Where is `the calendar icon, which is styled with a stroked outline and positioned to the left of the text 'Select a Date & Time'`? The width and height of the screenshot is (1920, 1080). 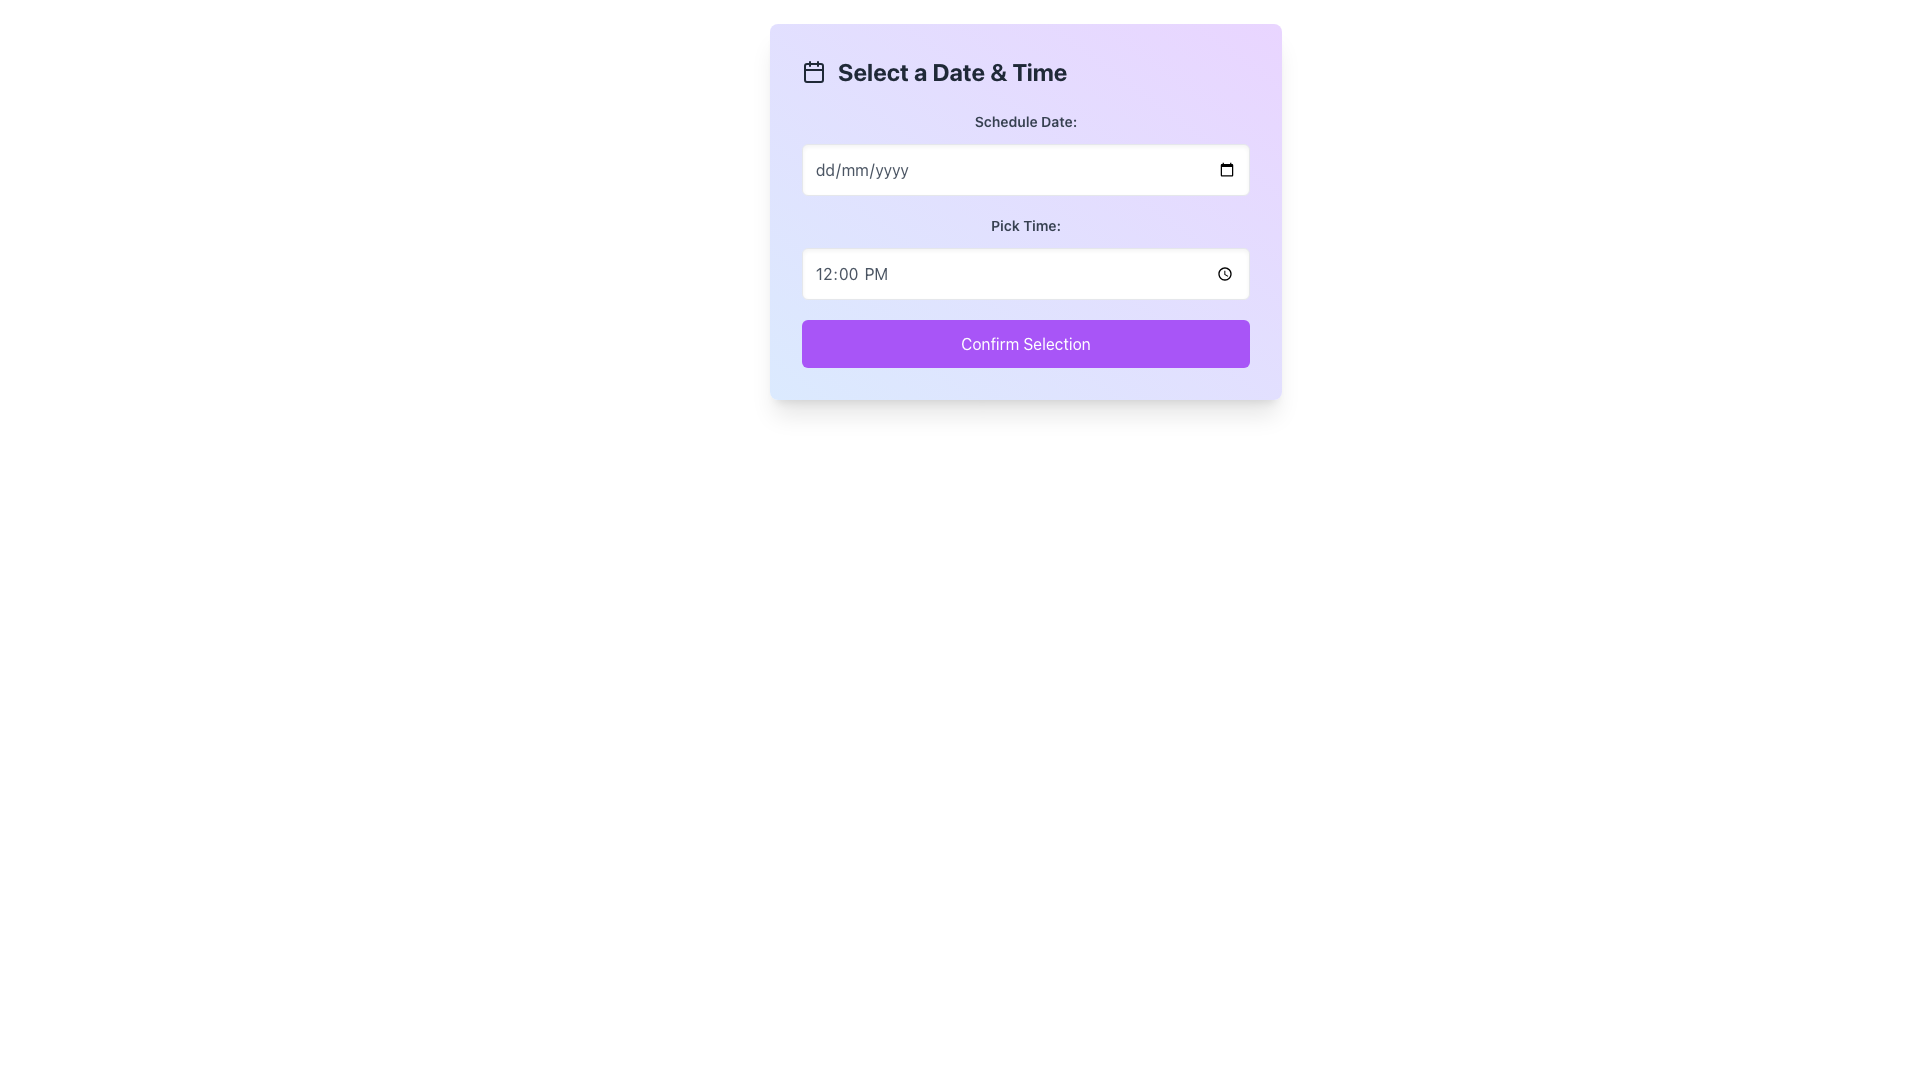
the calendar icon, which is styled with a stroked outline and positioned to the left of the text 'Select a Date & Time' is located at coordinates (814, 71).